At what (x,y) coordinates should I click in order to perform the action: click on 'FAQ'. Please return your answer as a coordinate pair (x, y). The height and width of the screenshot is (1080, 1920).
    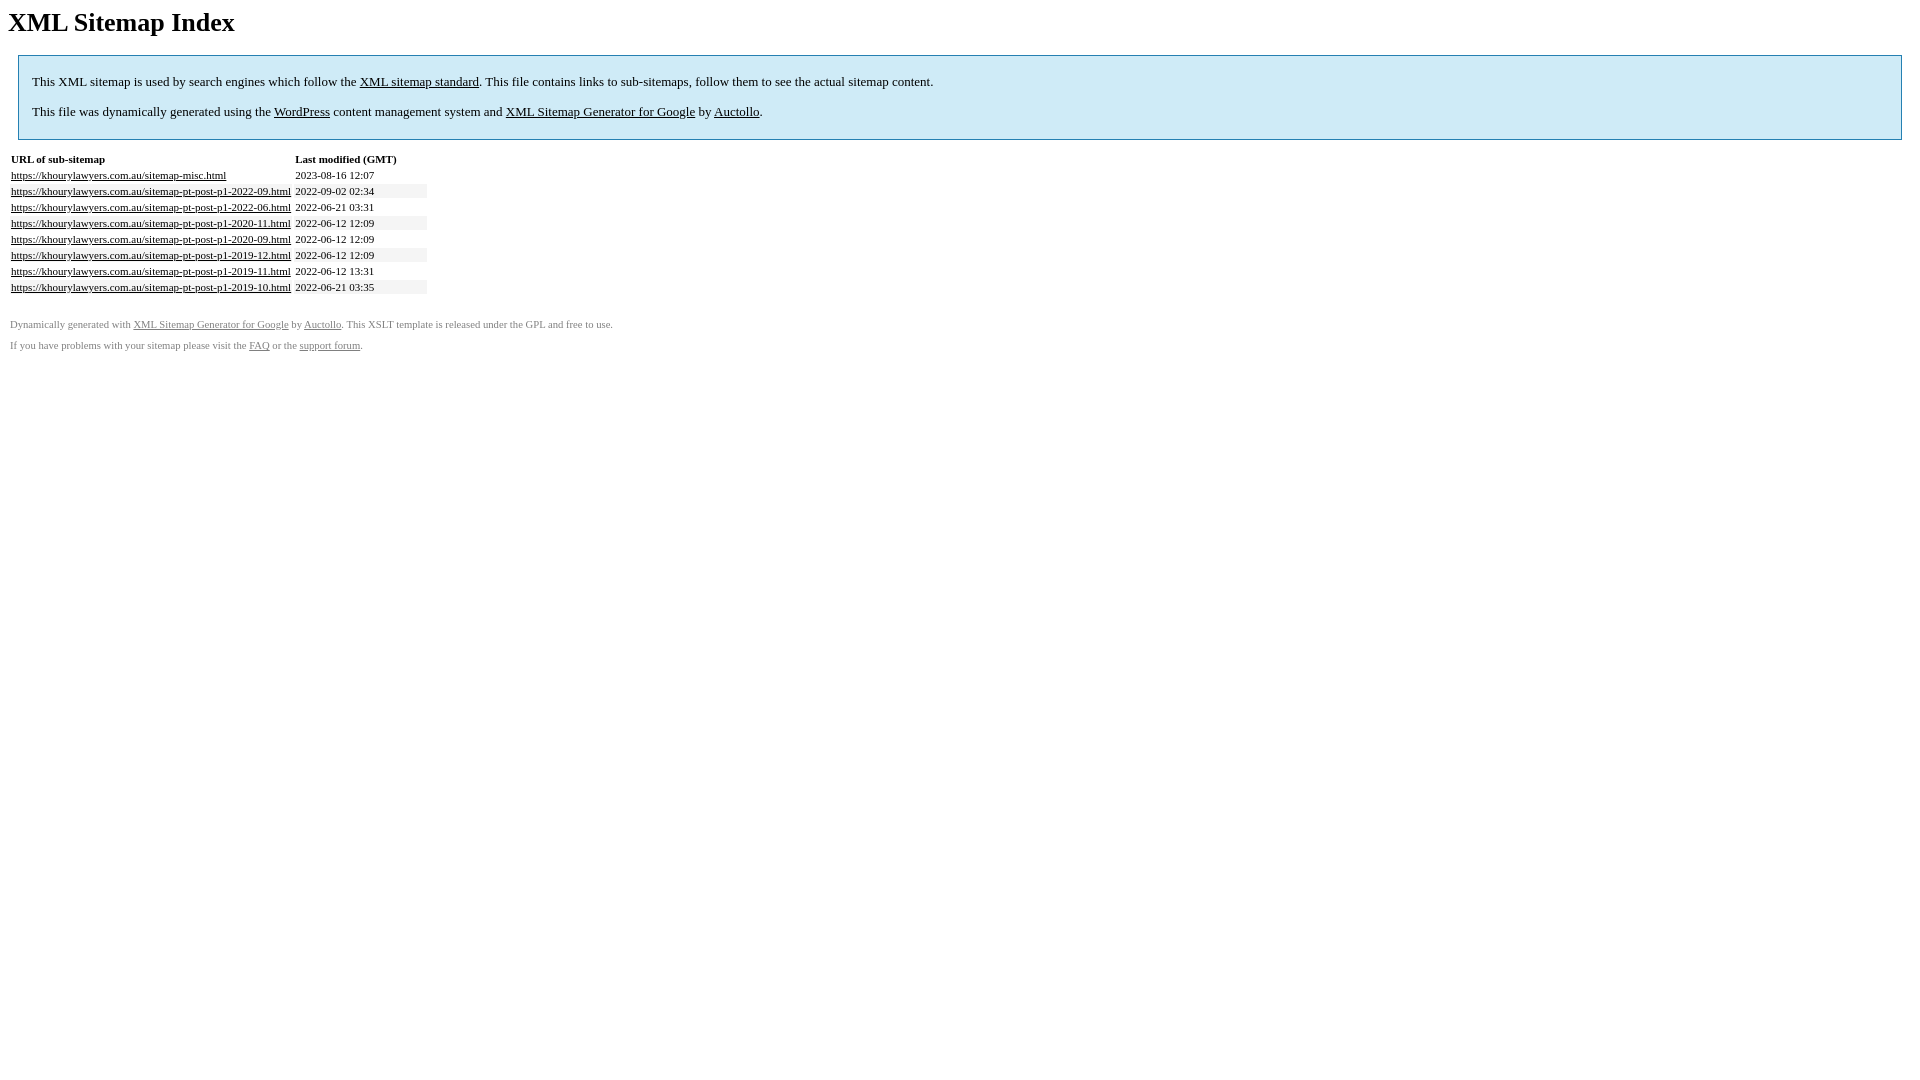
    Looking at the image, I should click on (258, 344).